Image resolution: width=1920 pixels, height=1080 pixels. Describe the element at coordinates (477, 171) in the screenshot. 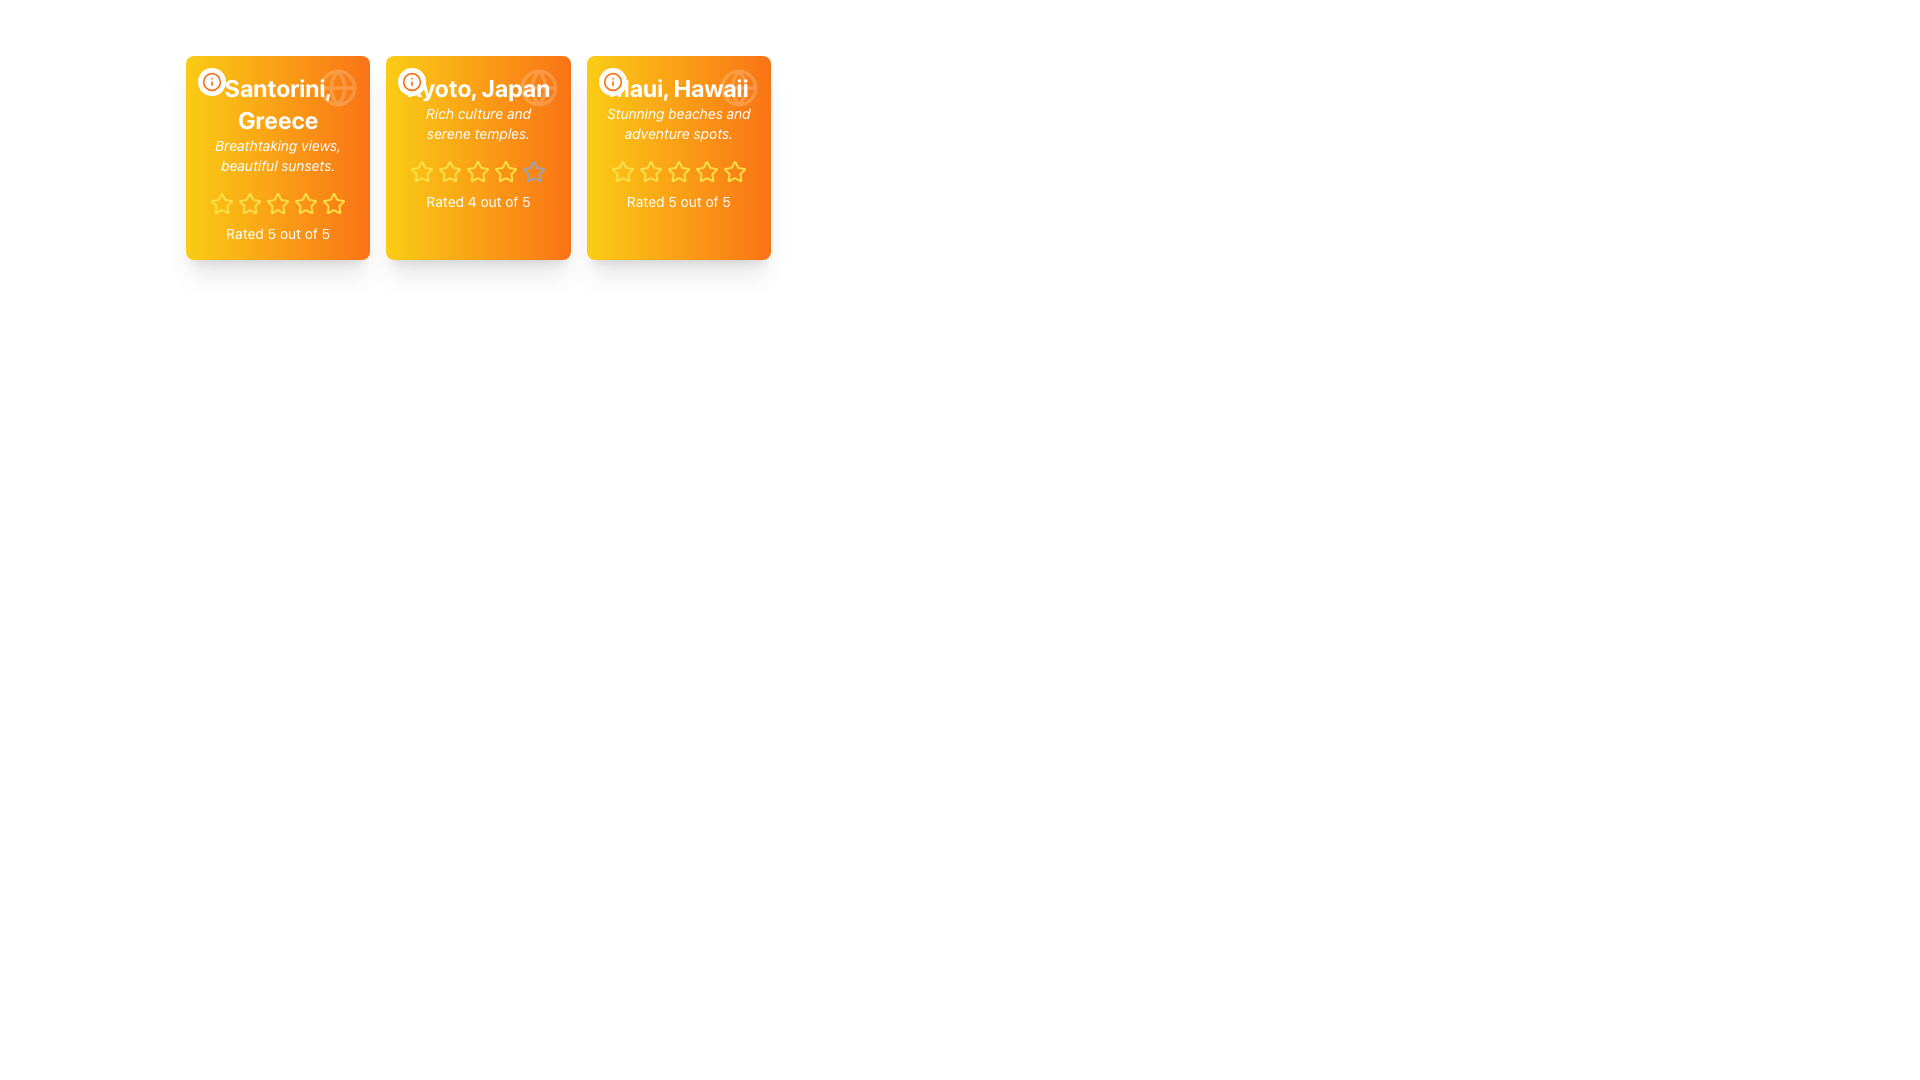

I see `a star icon in the rating indicator to set a rating for the item described in the card labeled 'Kyoto, Japan'` at that location.